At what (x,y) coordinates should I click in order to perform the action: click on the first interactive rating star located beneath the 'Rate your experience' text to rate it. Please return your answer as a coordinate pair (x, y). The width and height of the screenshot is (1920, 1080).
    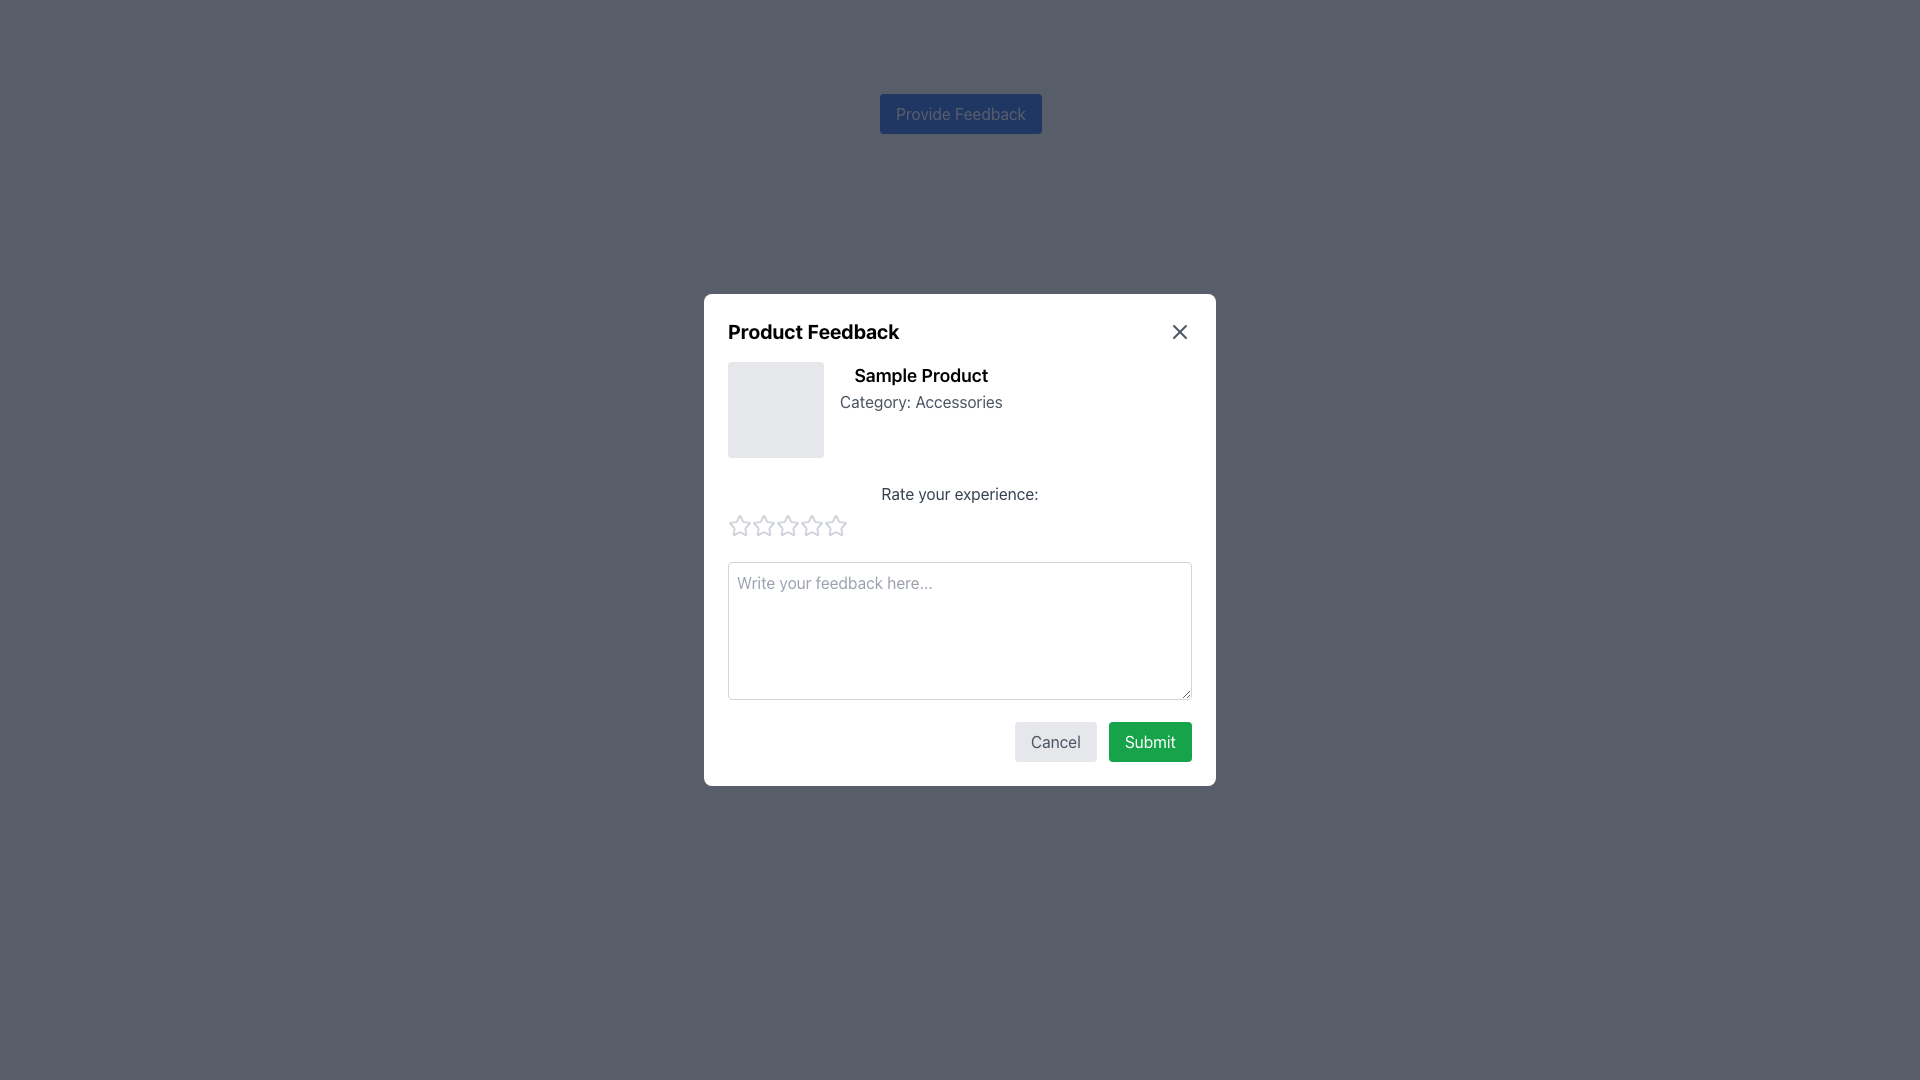
    Looking at the image, I should click on (738, 524).